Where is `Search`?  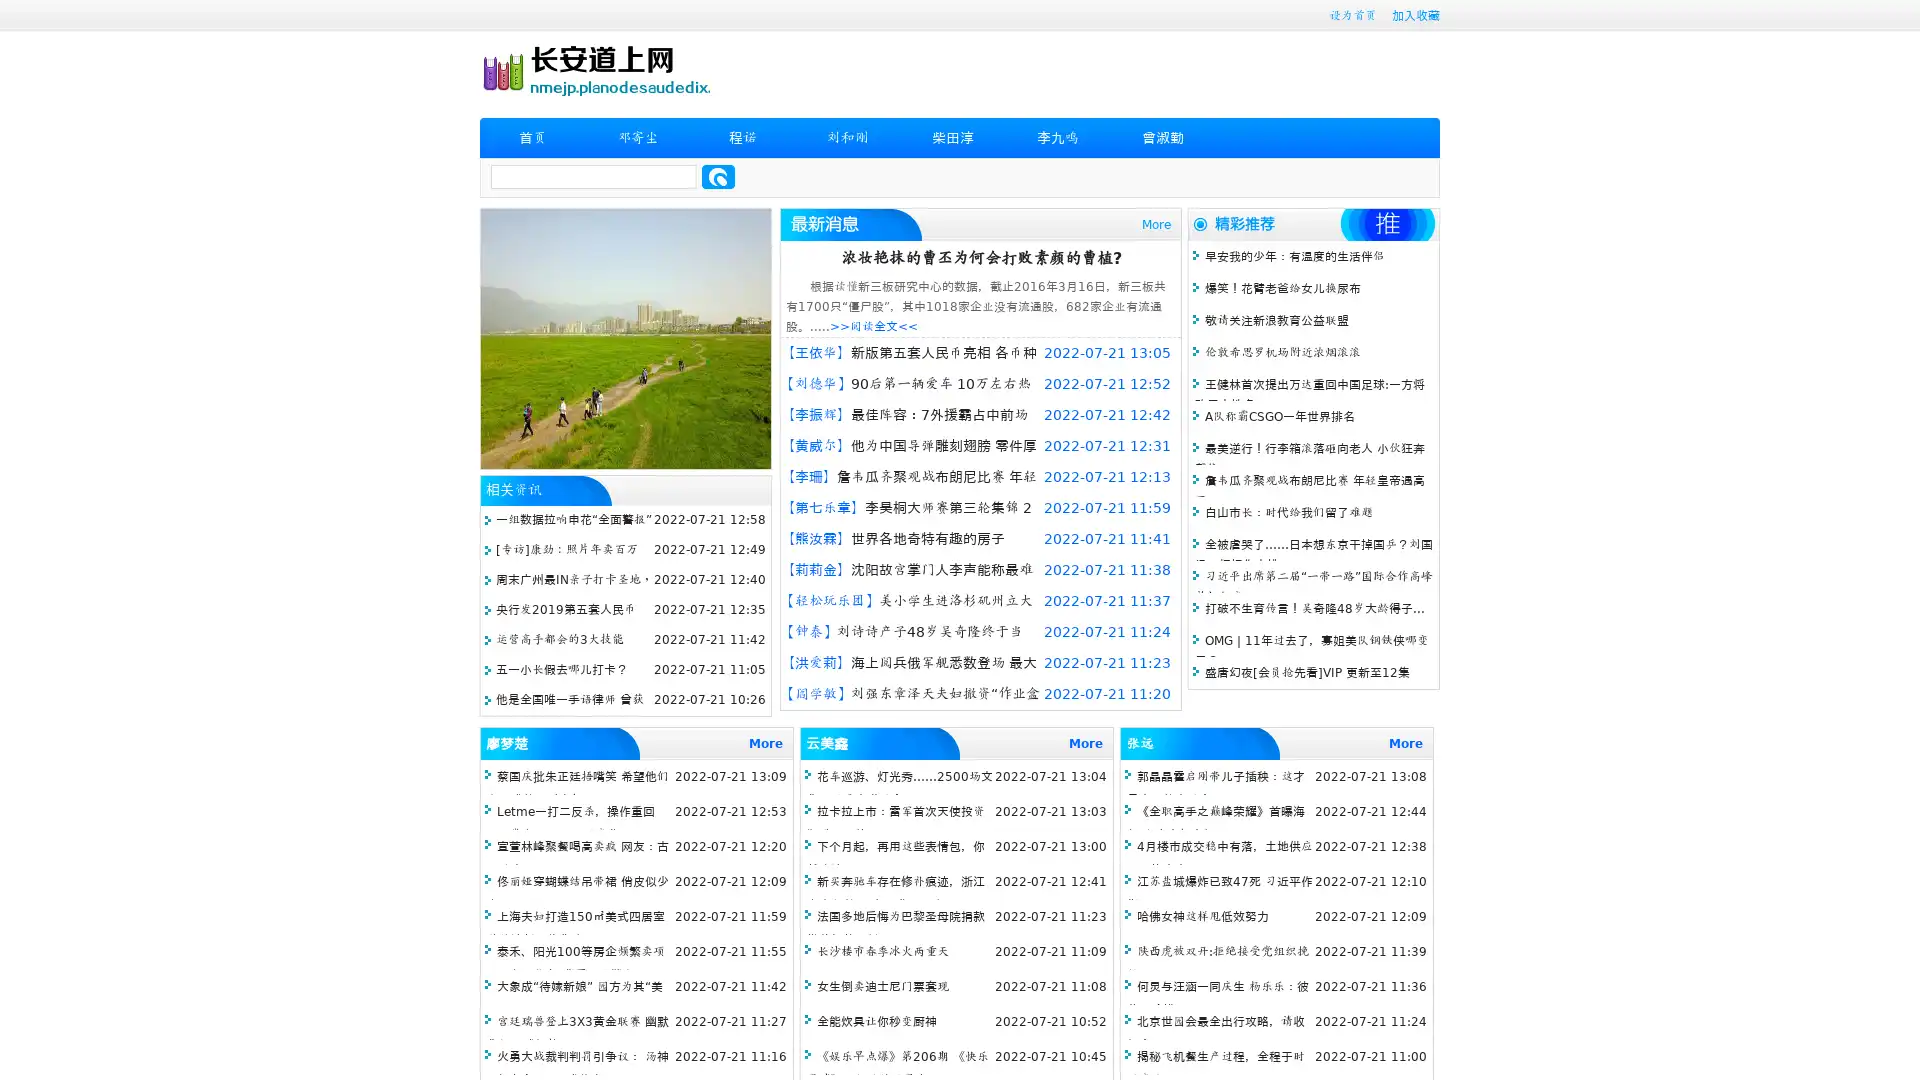
Search is located at coordinates (718, 176).